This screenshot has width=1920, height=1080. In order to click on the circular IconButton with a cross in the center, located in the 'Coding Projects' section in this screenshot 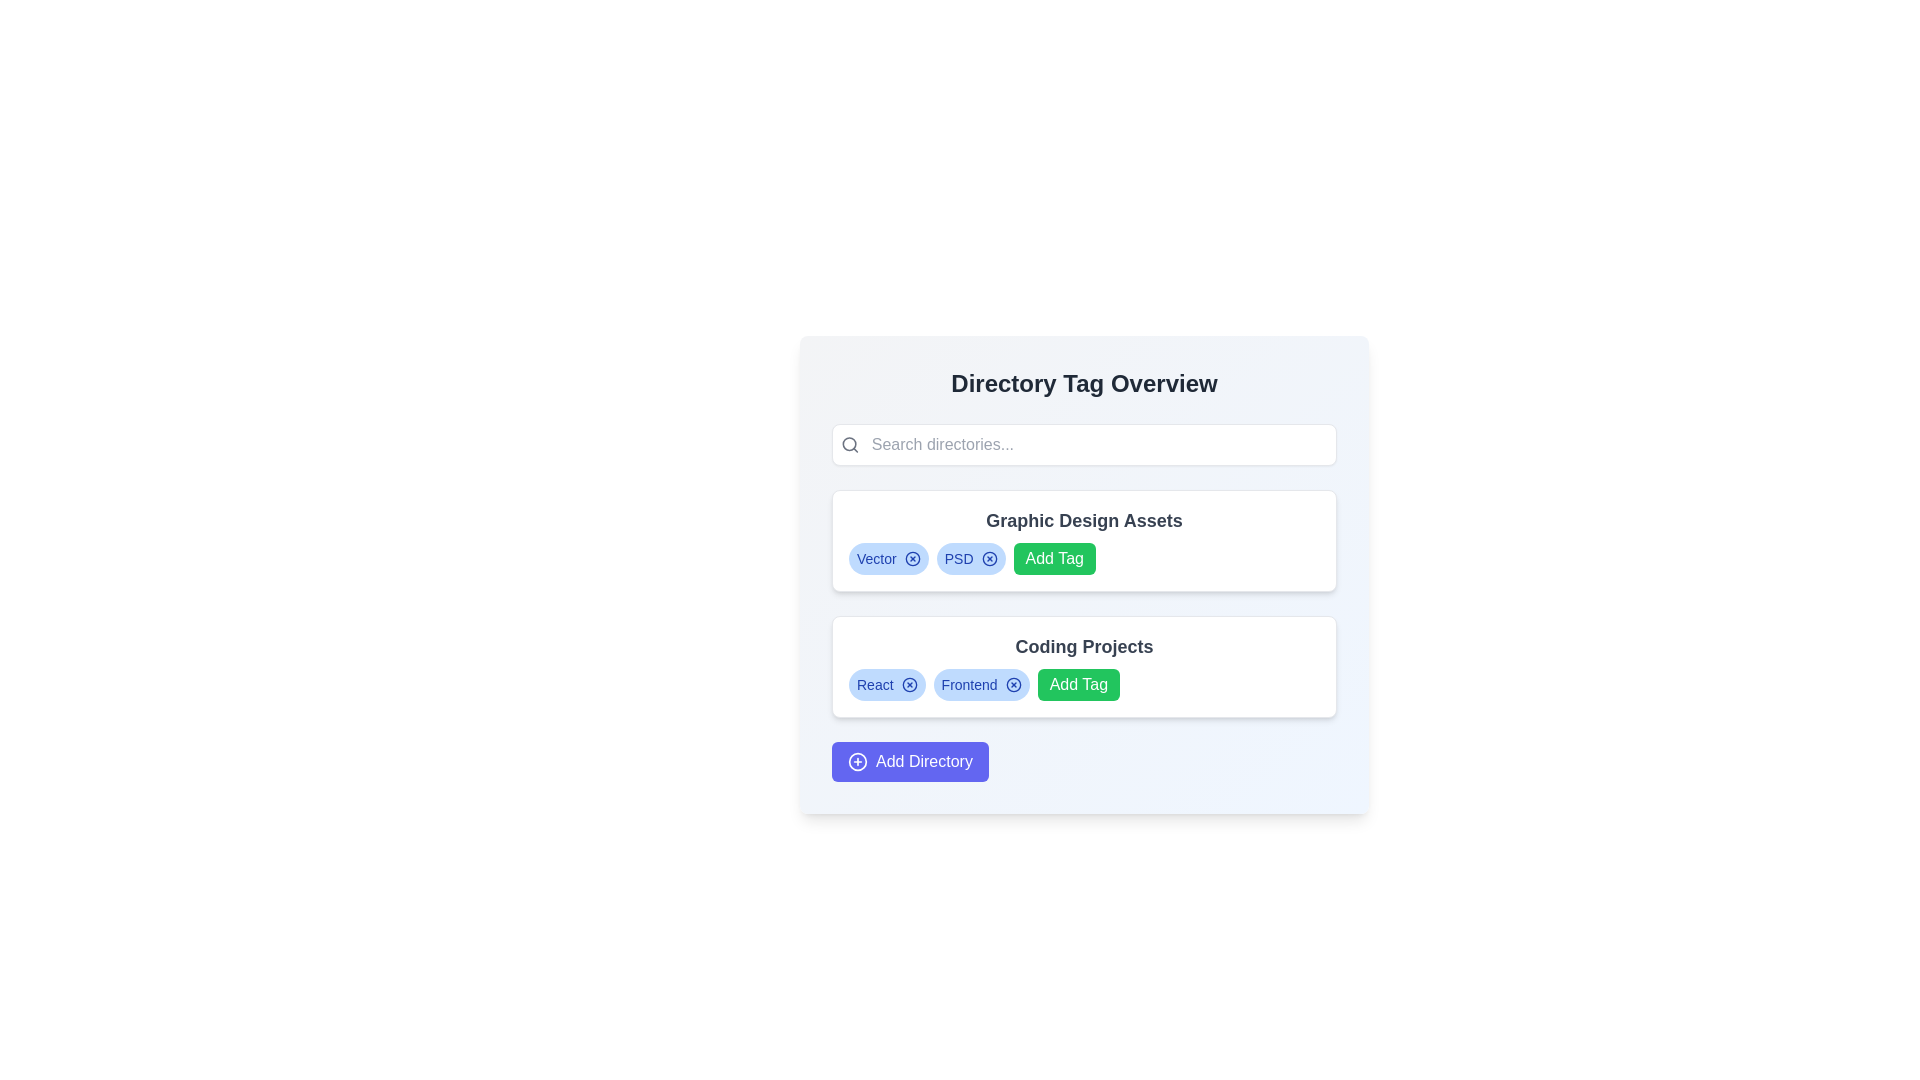, I will do `click(908, 684)`.